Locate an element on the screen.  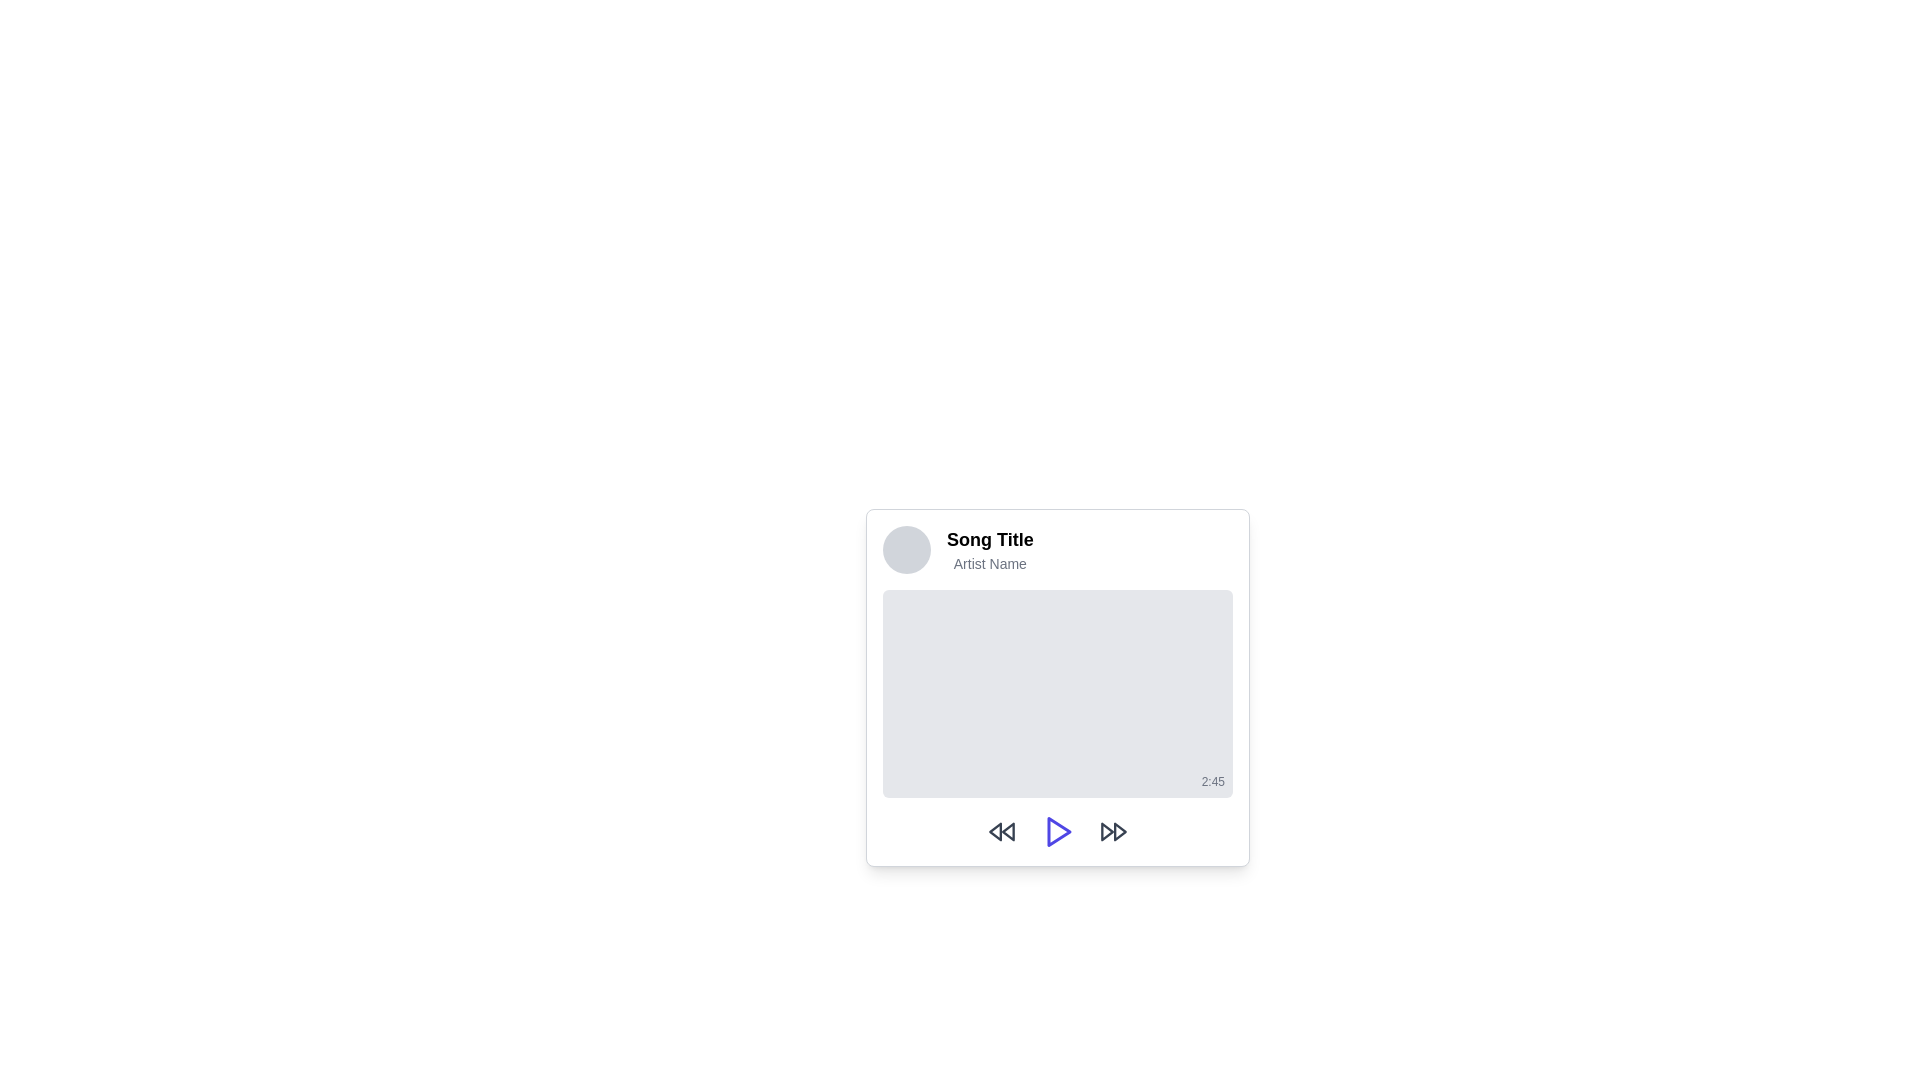
the fast-forward icon button, which is a dark gray icon composed of two overlapping triangles pointing to the right is located at coordinates (1112, 832).